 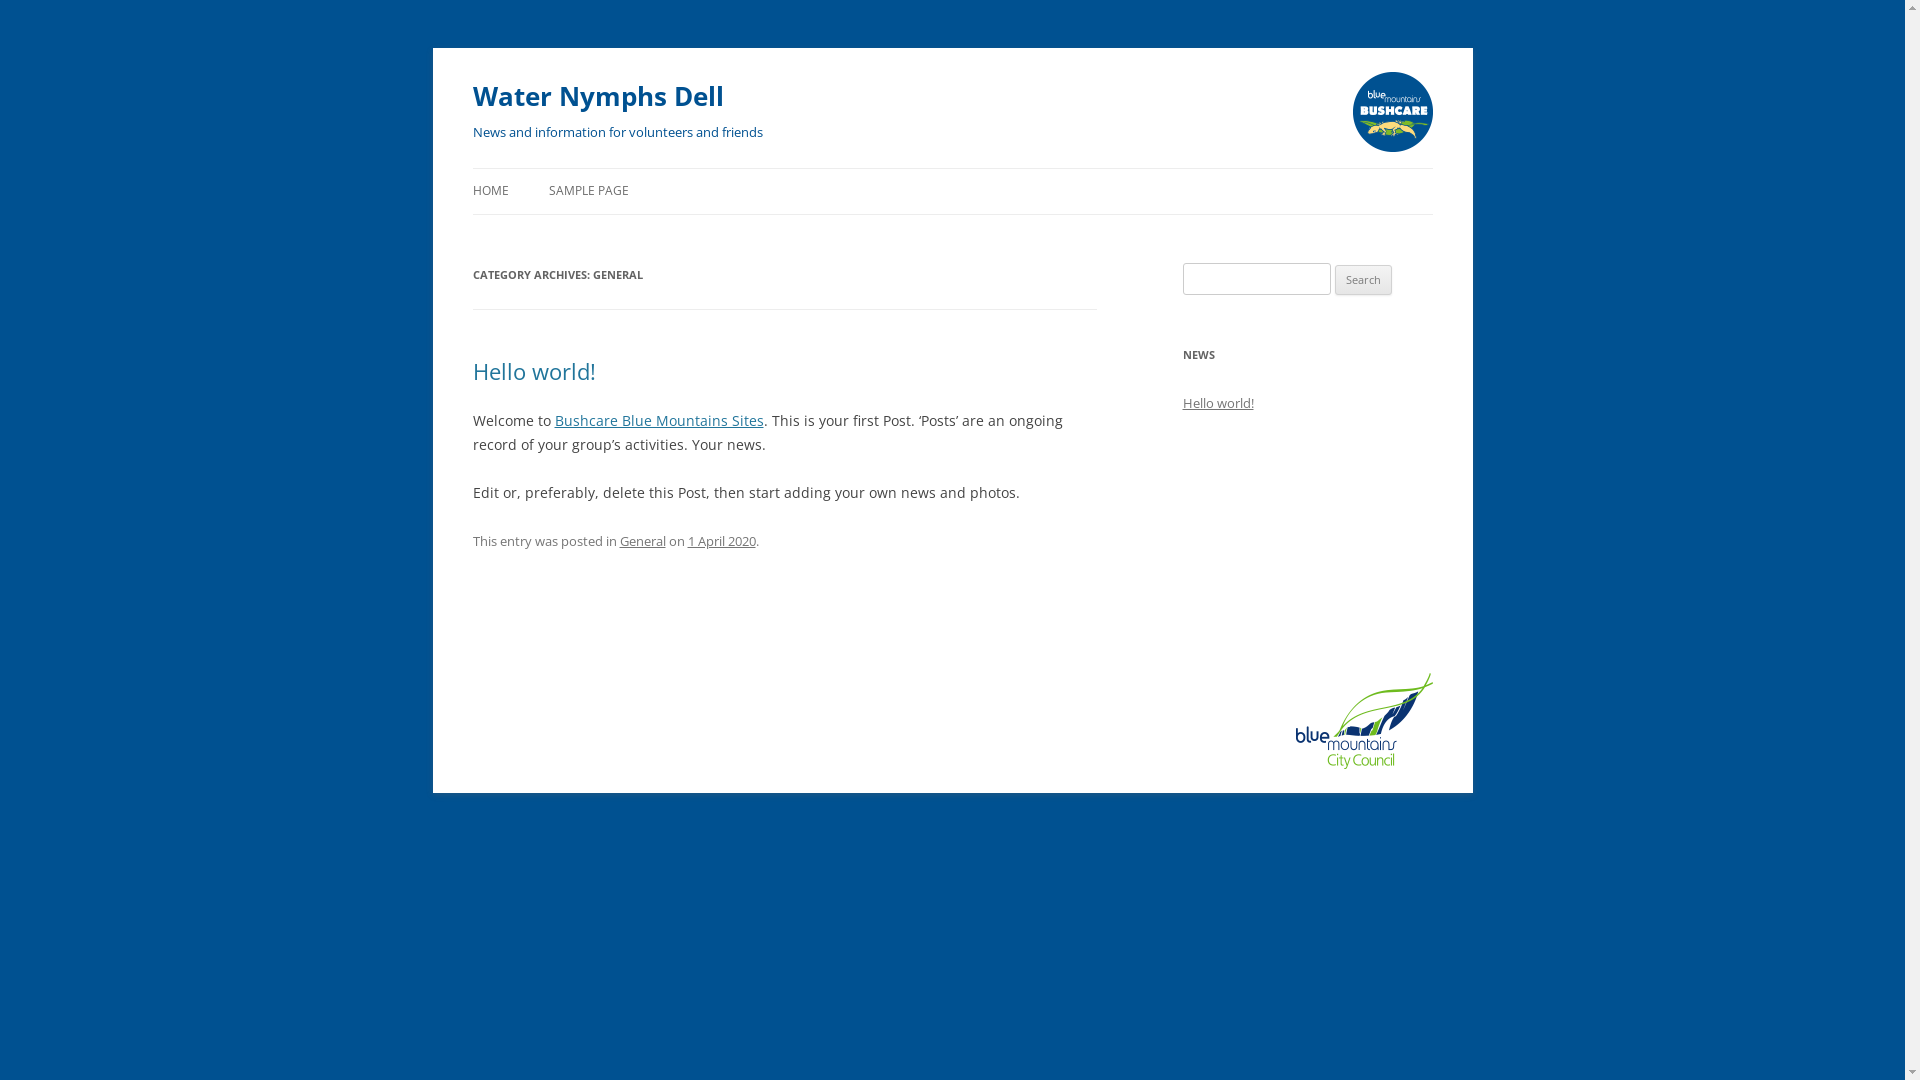 I want to click on 'Bushcare Blue Mountains Sites', so click(x=658, y=419).